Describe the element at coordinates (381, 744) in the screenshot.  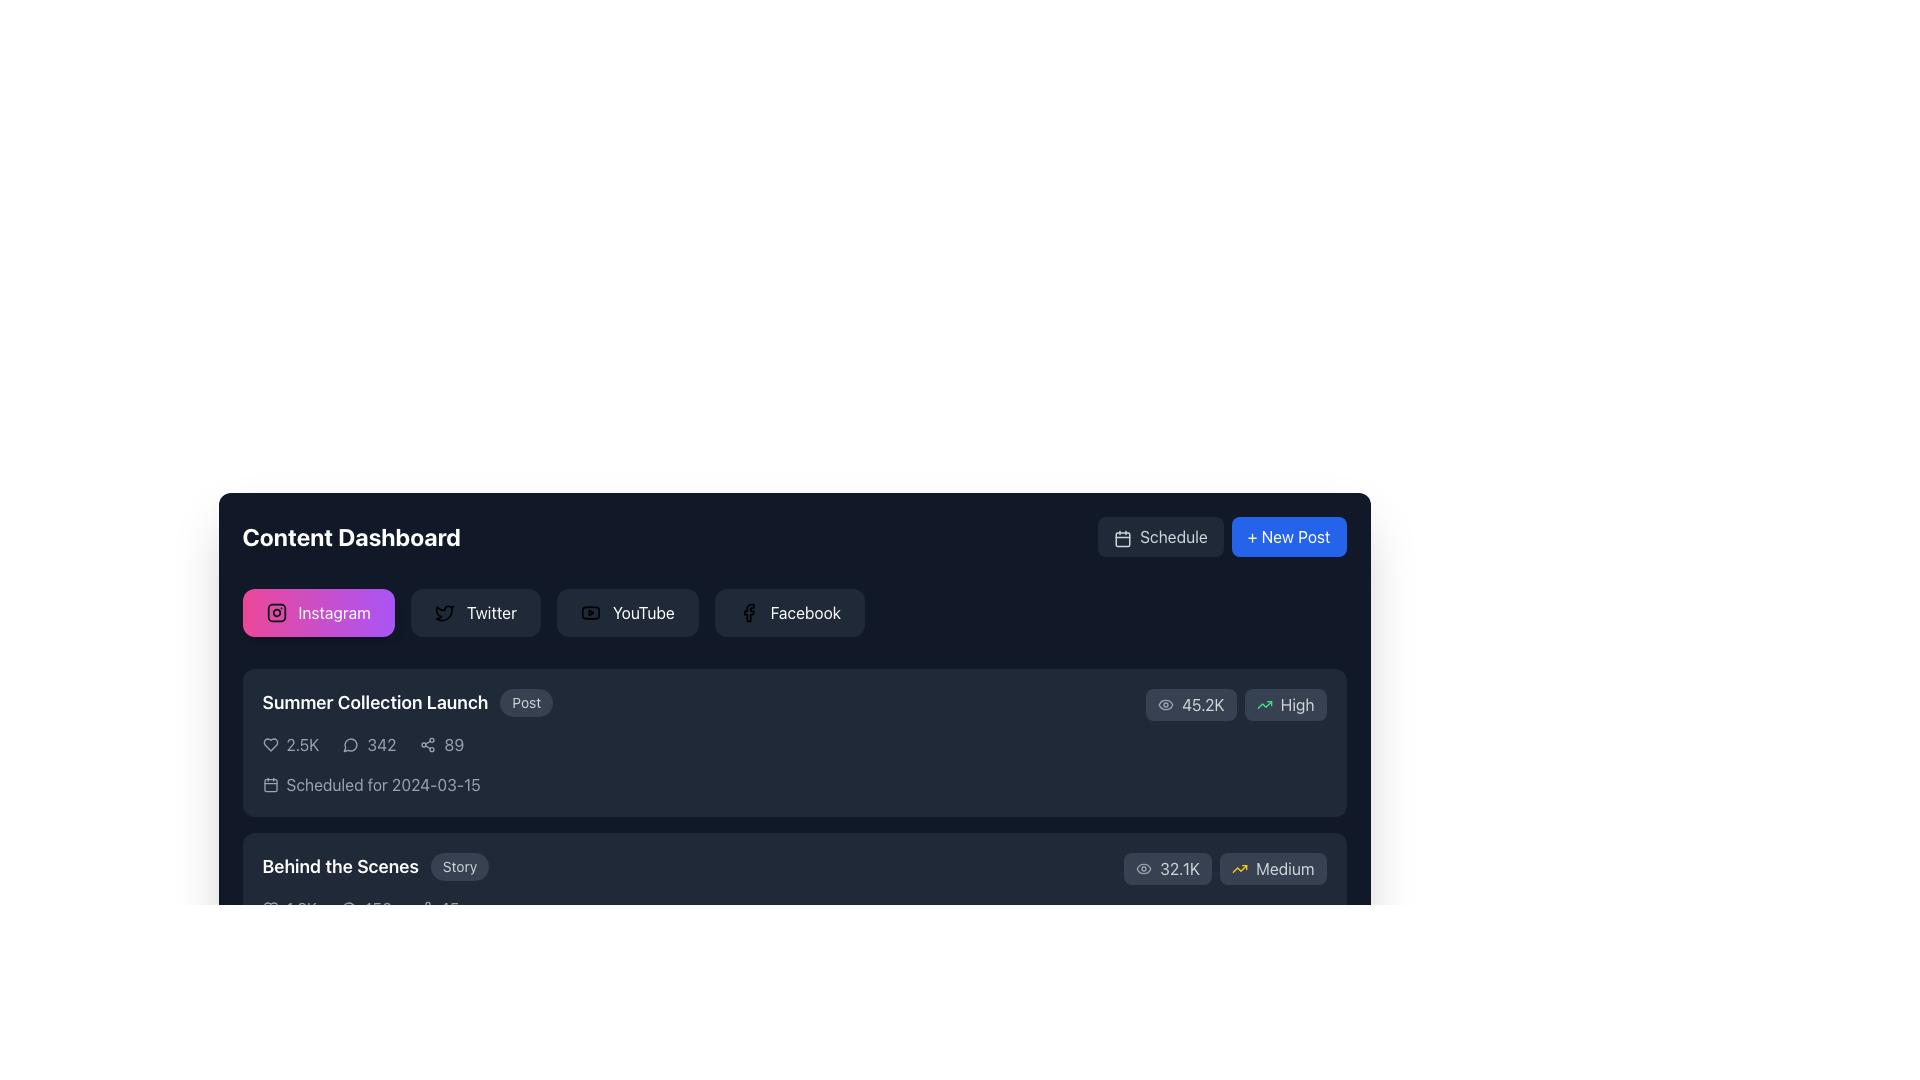
I see `the numeric value displaying the count of a specific metric located in the lower section of the 'Summer Collection Launch' panel, to the right of a speech bubble icon` at that location.